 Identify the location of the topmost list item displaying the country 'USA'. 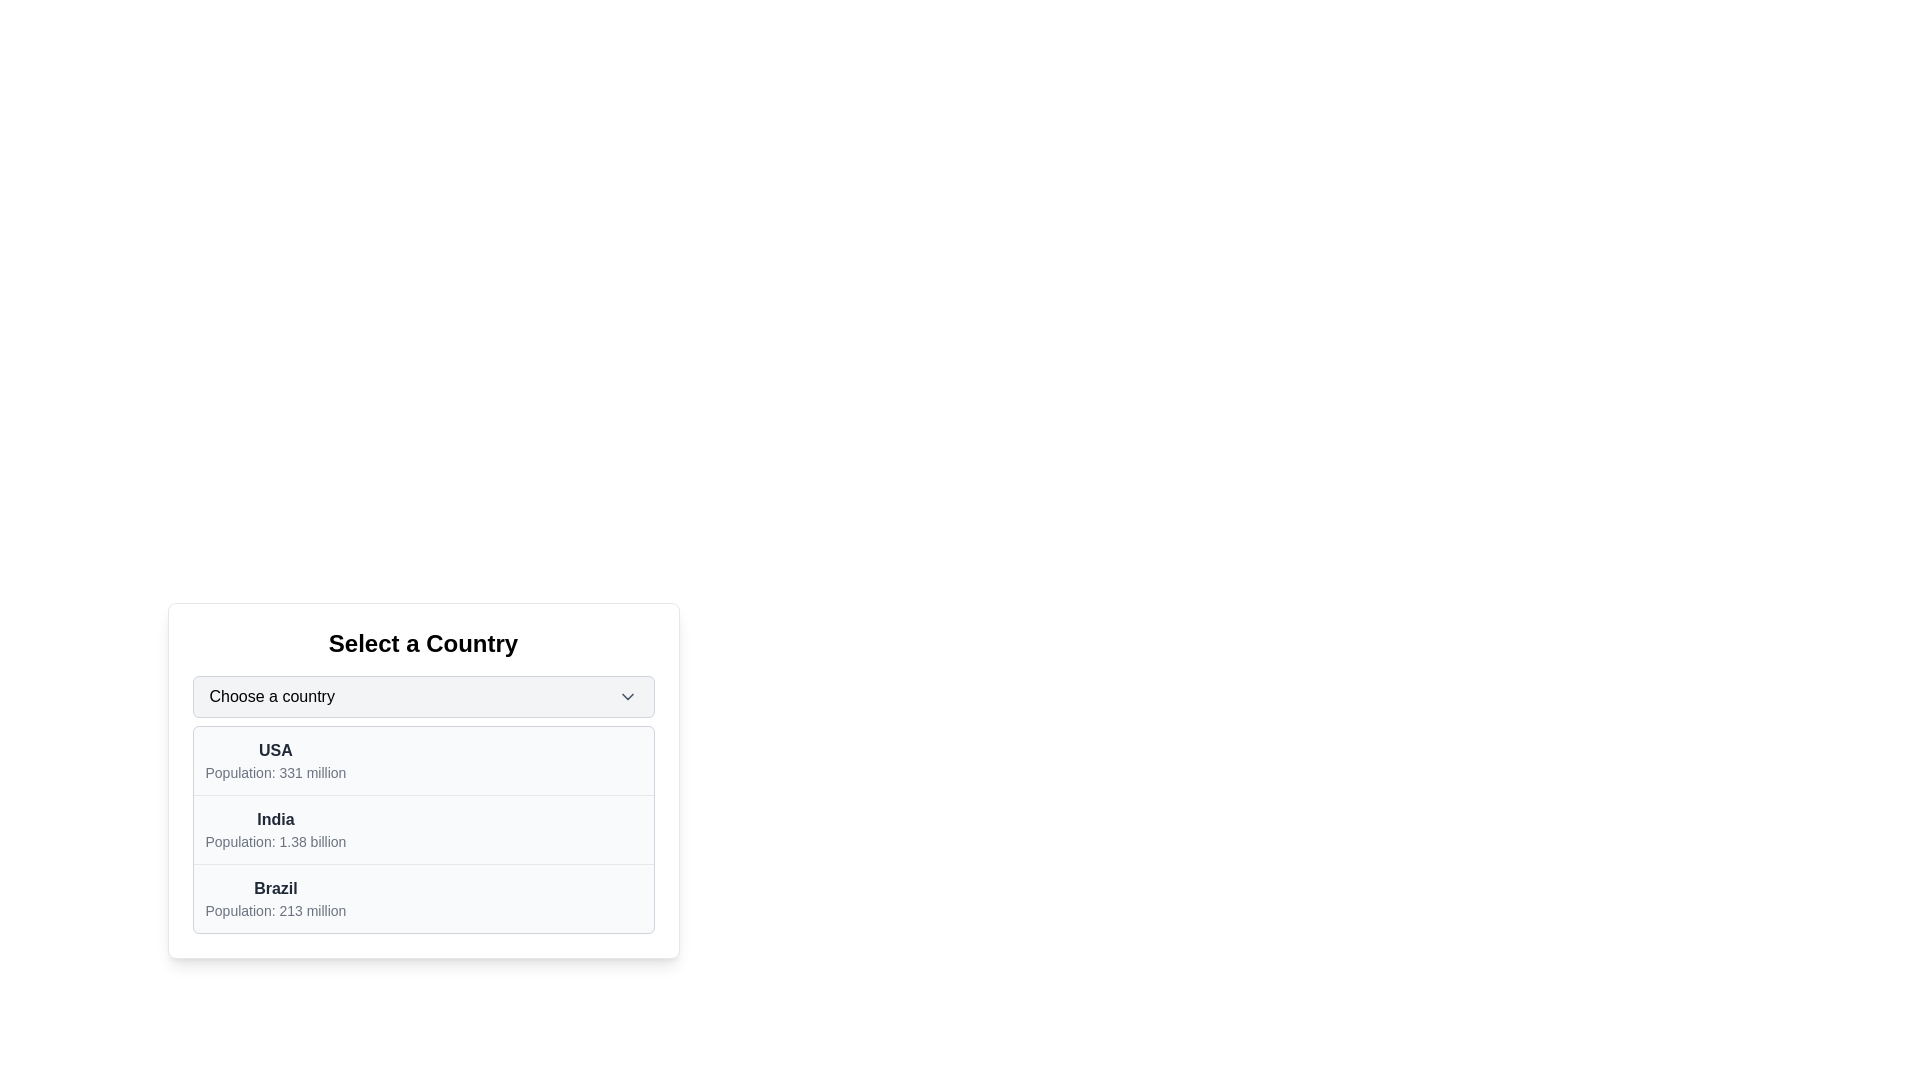
(274, 760).